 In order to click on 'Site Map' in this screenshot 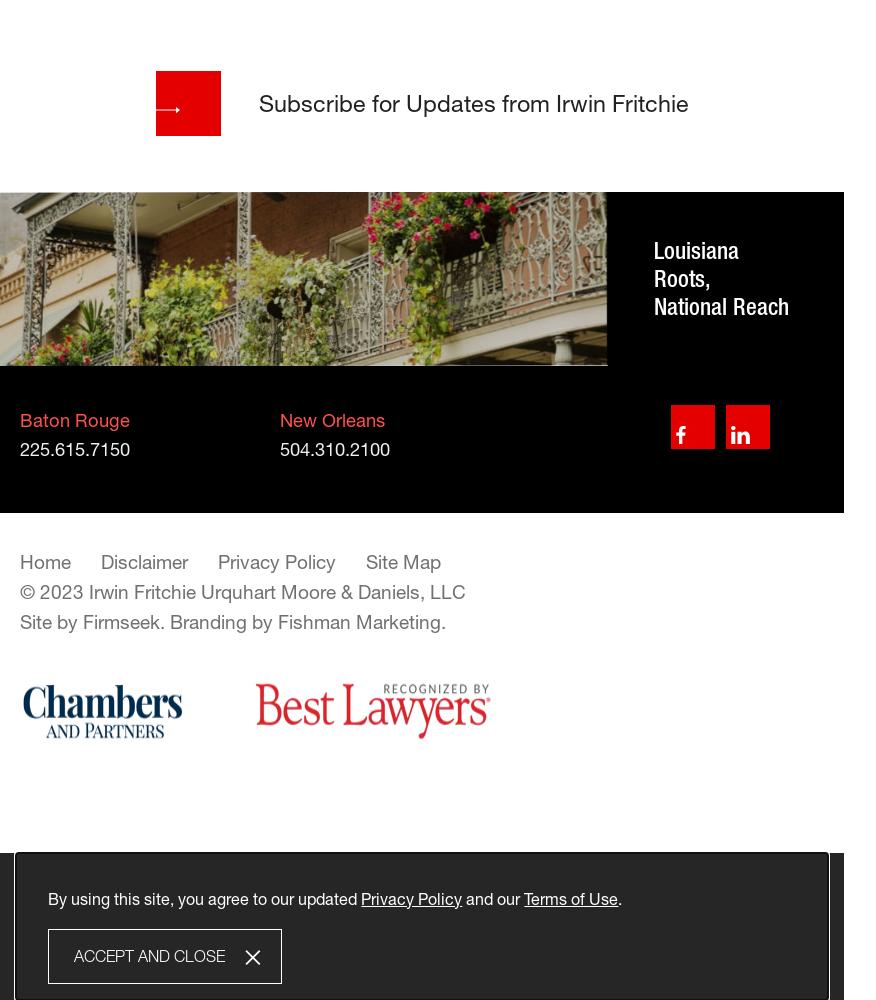, I will do `click(403, 562)`.